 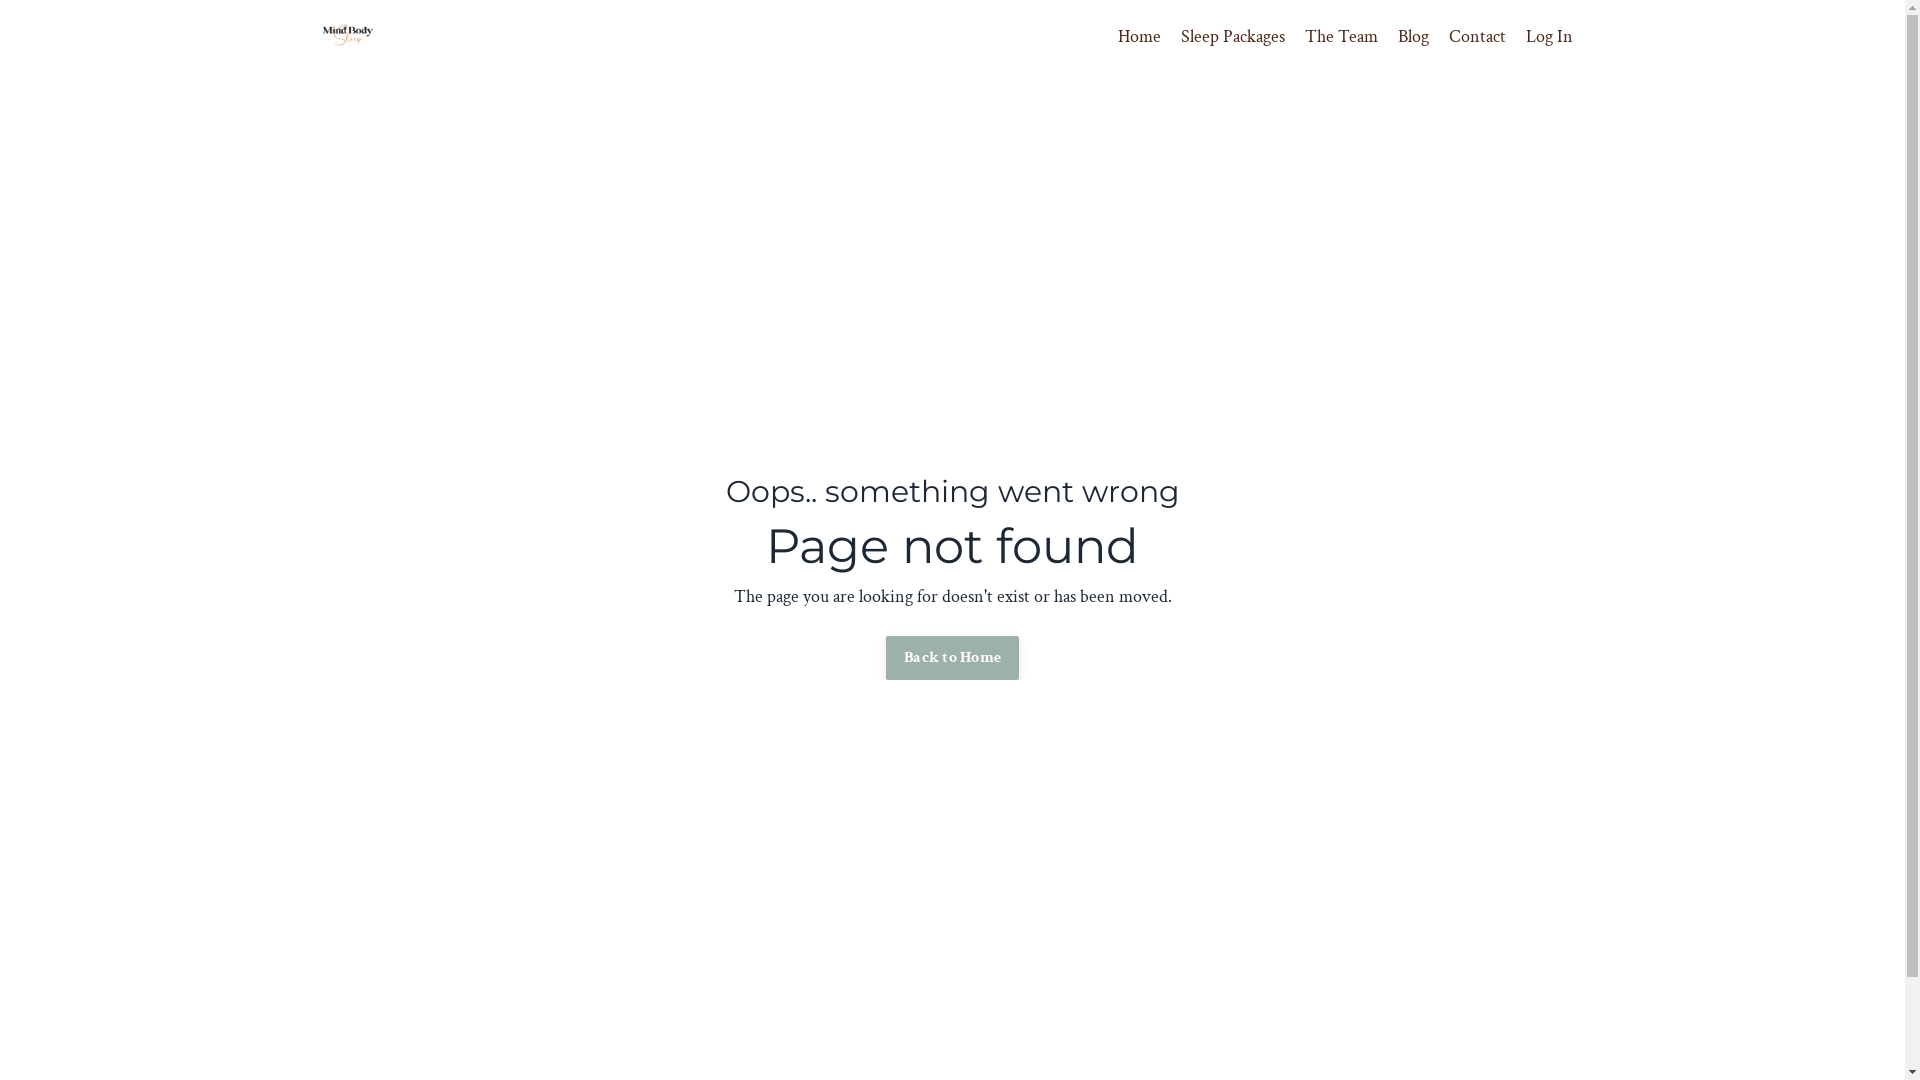 I want to click on 'Log In', so click(x=1525, y=36).